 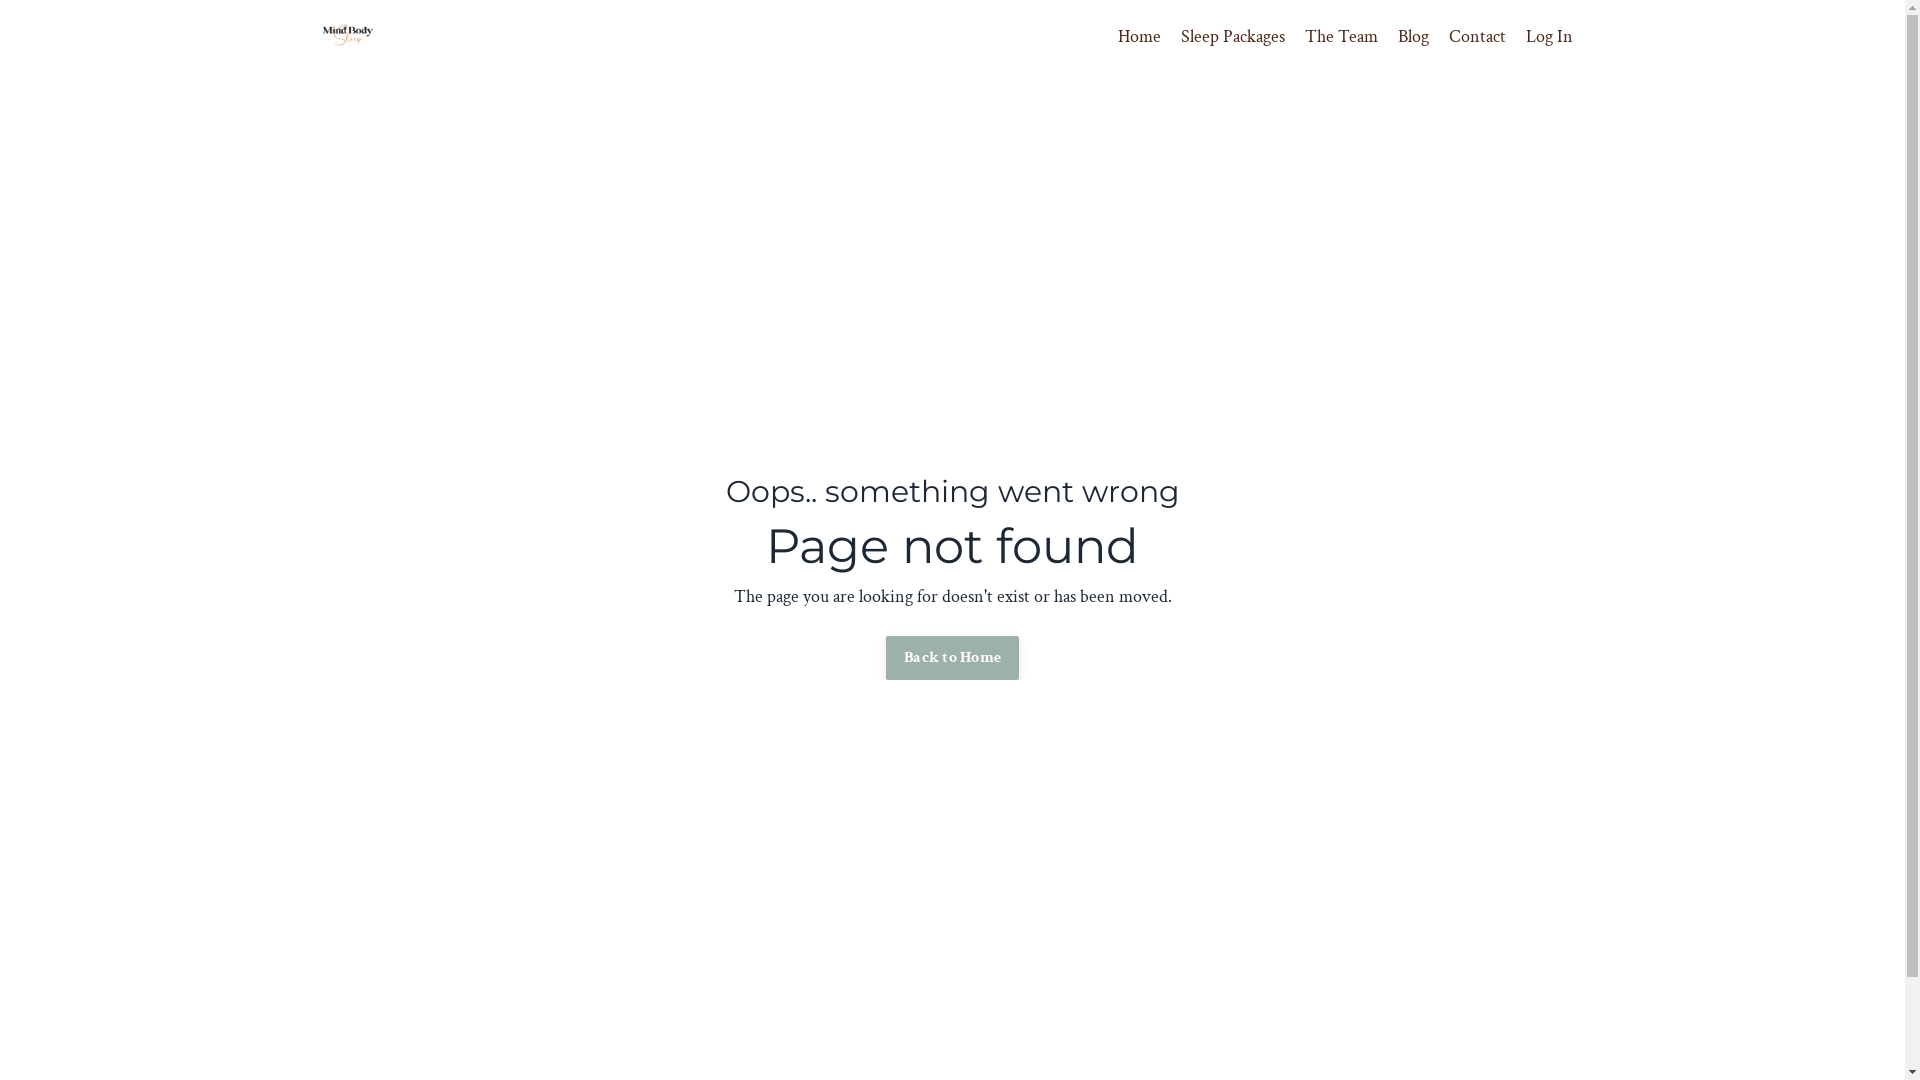 I want to click on 'Log In', so click(x=1525, y=36).